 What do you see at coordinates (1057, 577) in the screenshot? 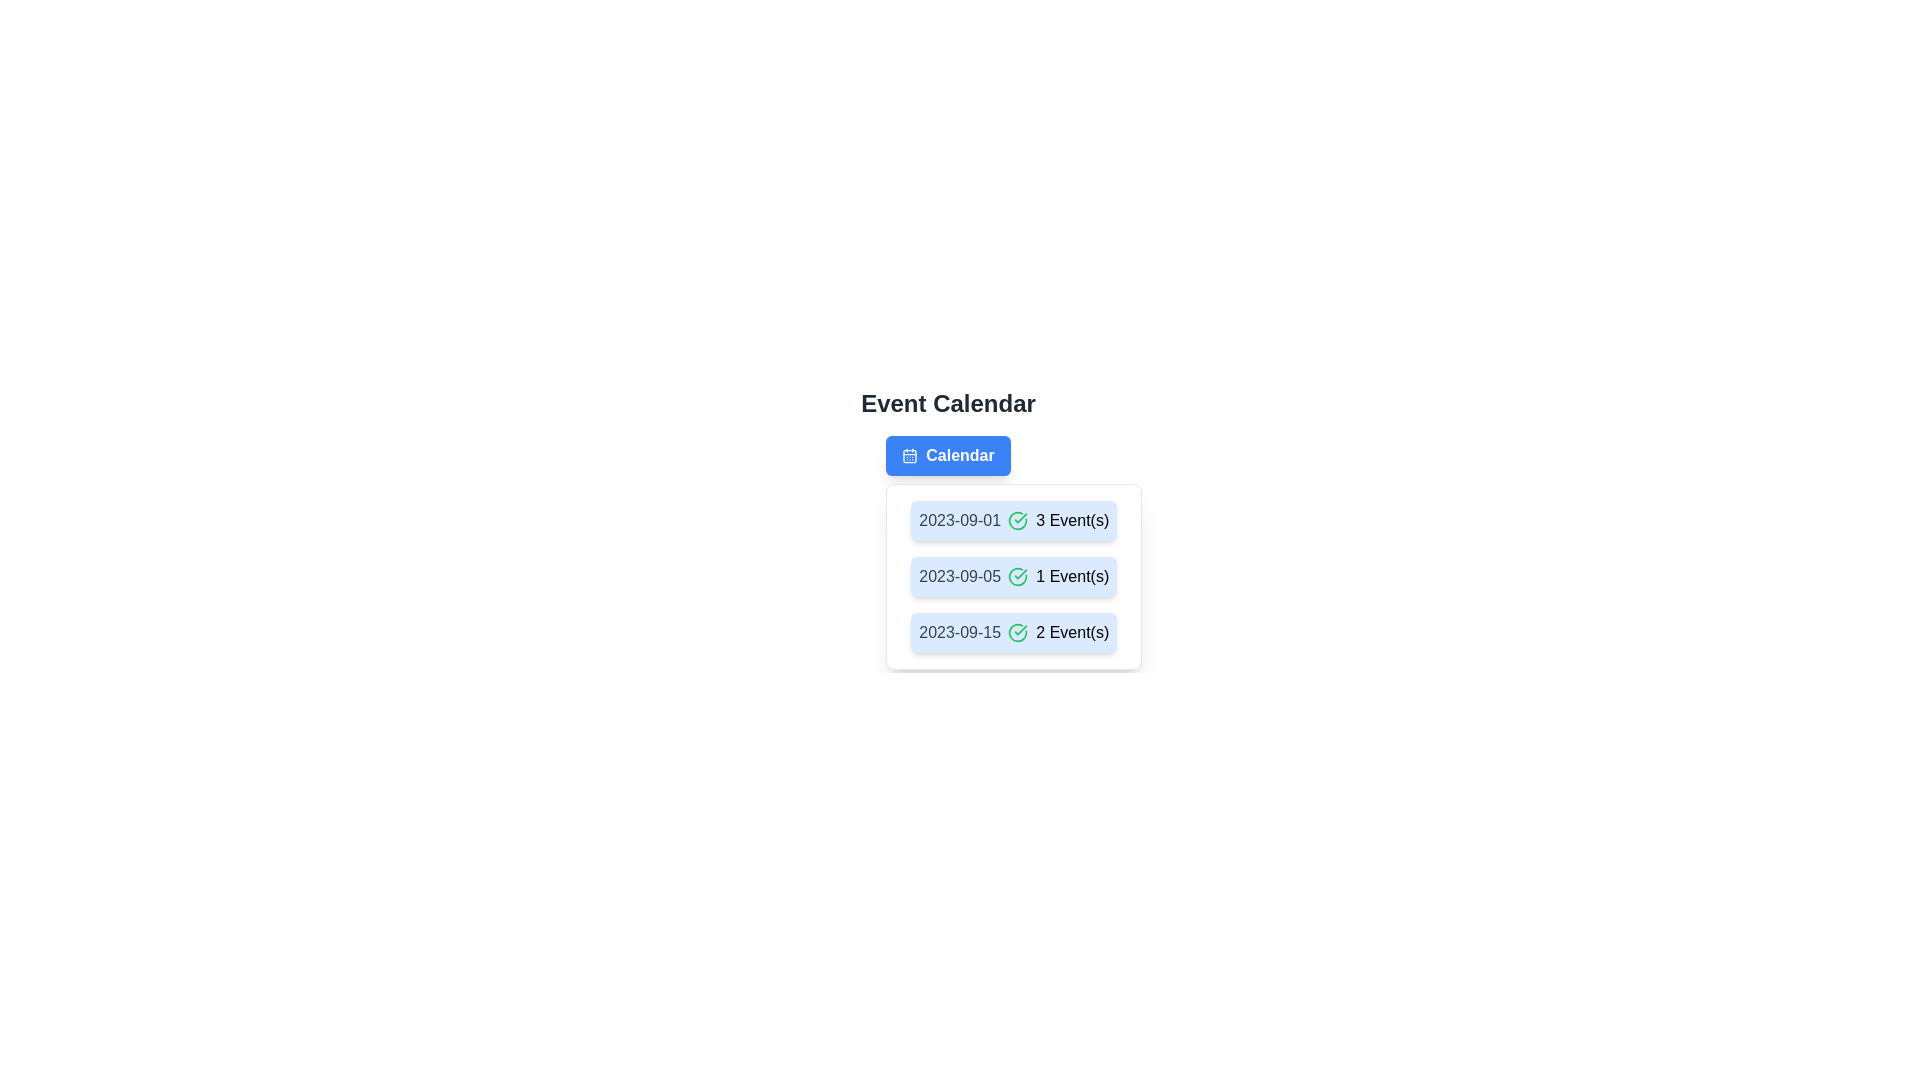
I see `the text '1 Event(s)' with a green checkmark icon, located on the second row of the event calendar list, to the right of the date '2023-09-05'` at bounding box center [1057, 577].